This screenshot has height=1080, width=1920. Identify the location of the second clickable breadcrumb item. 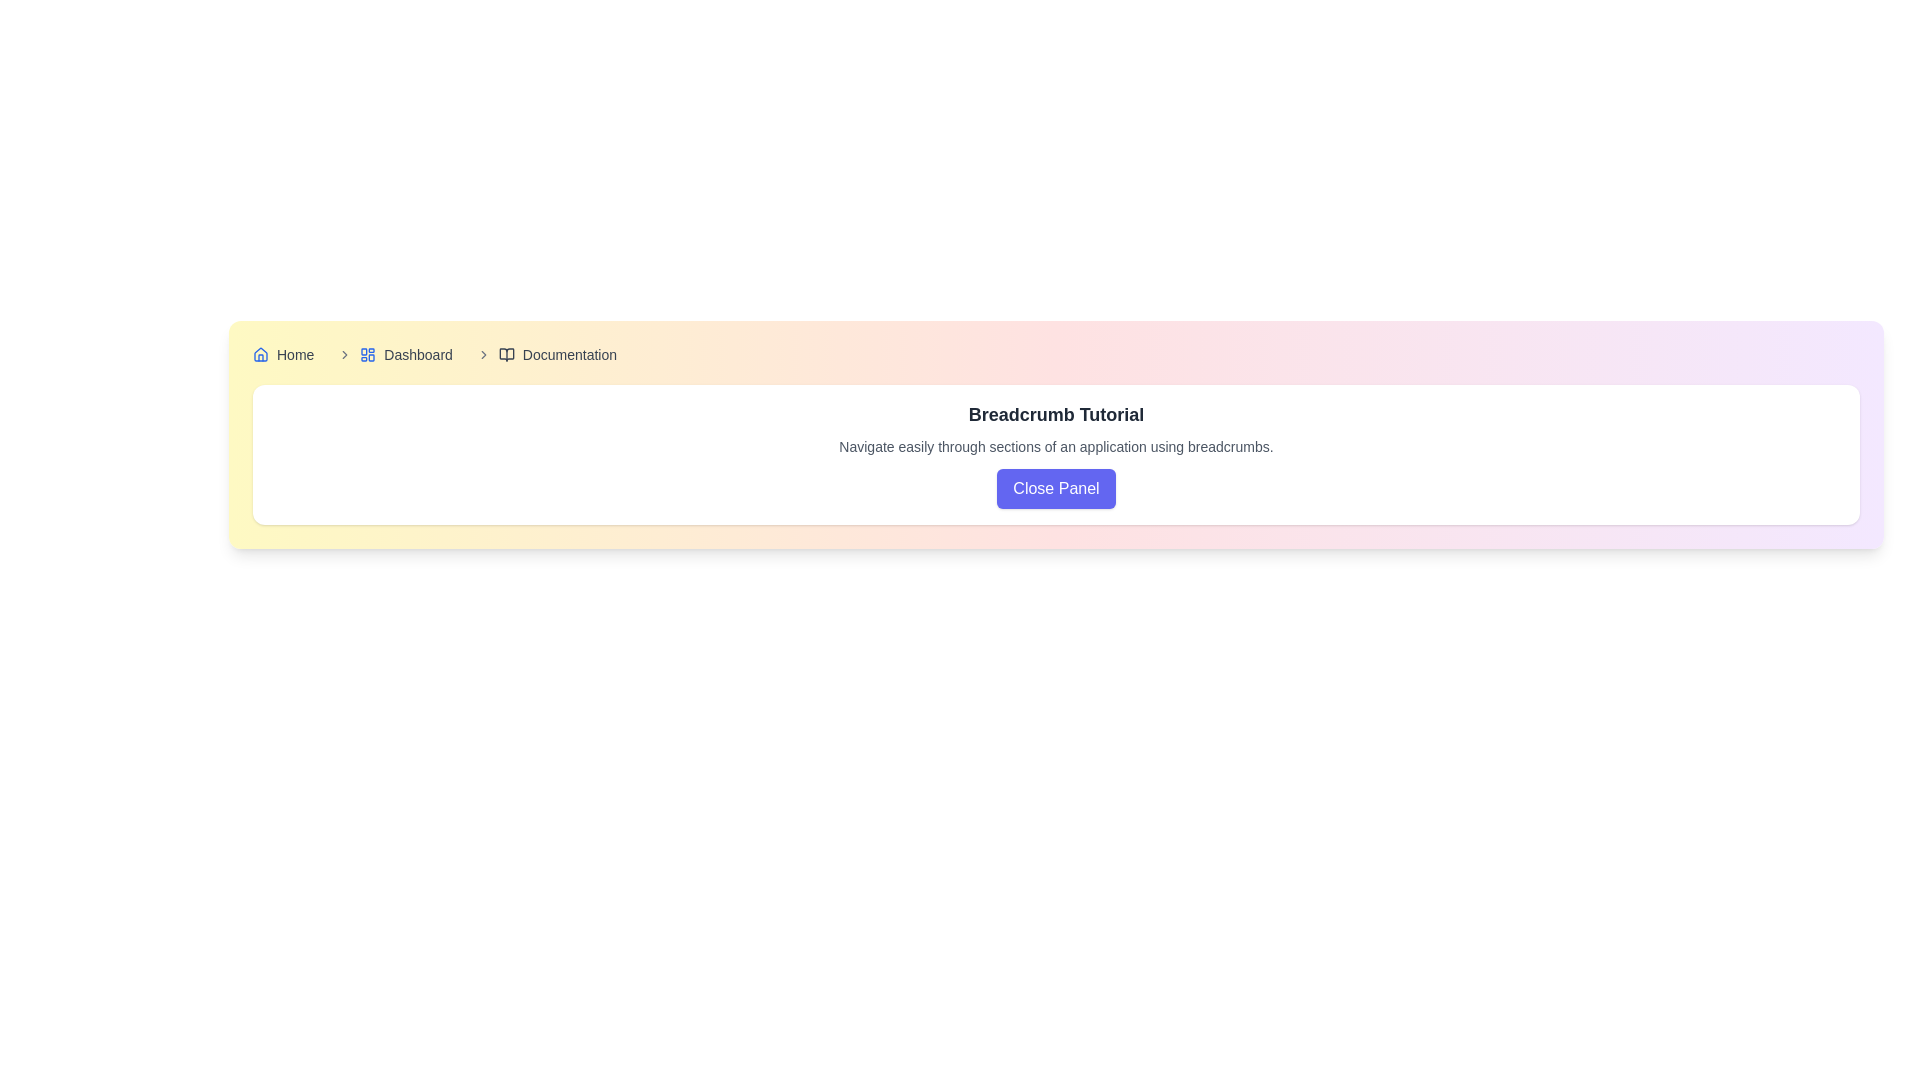
(405, 353).